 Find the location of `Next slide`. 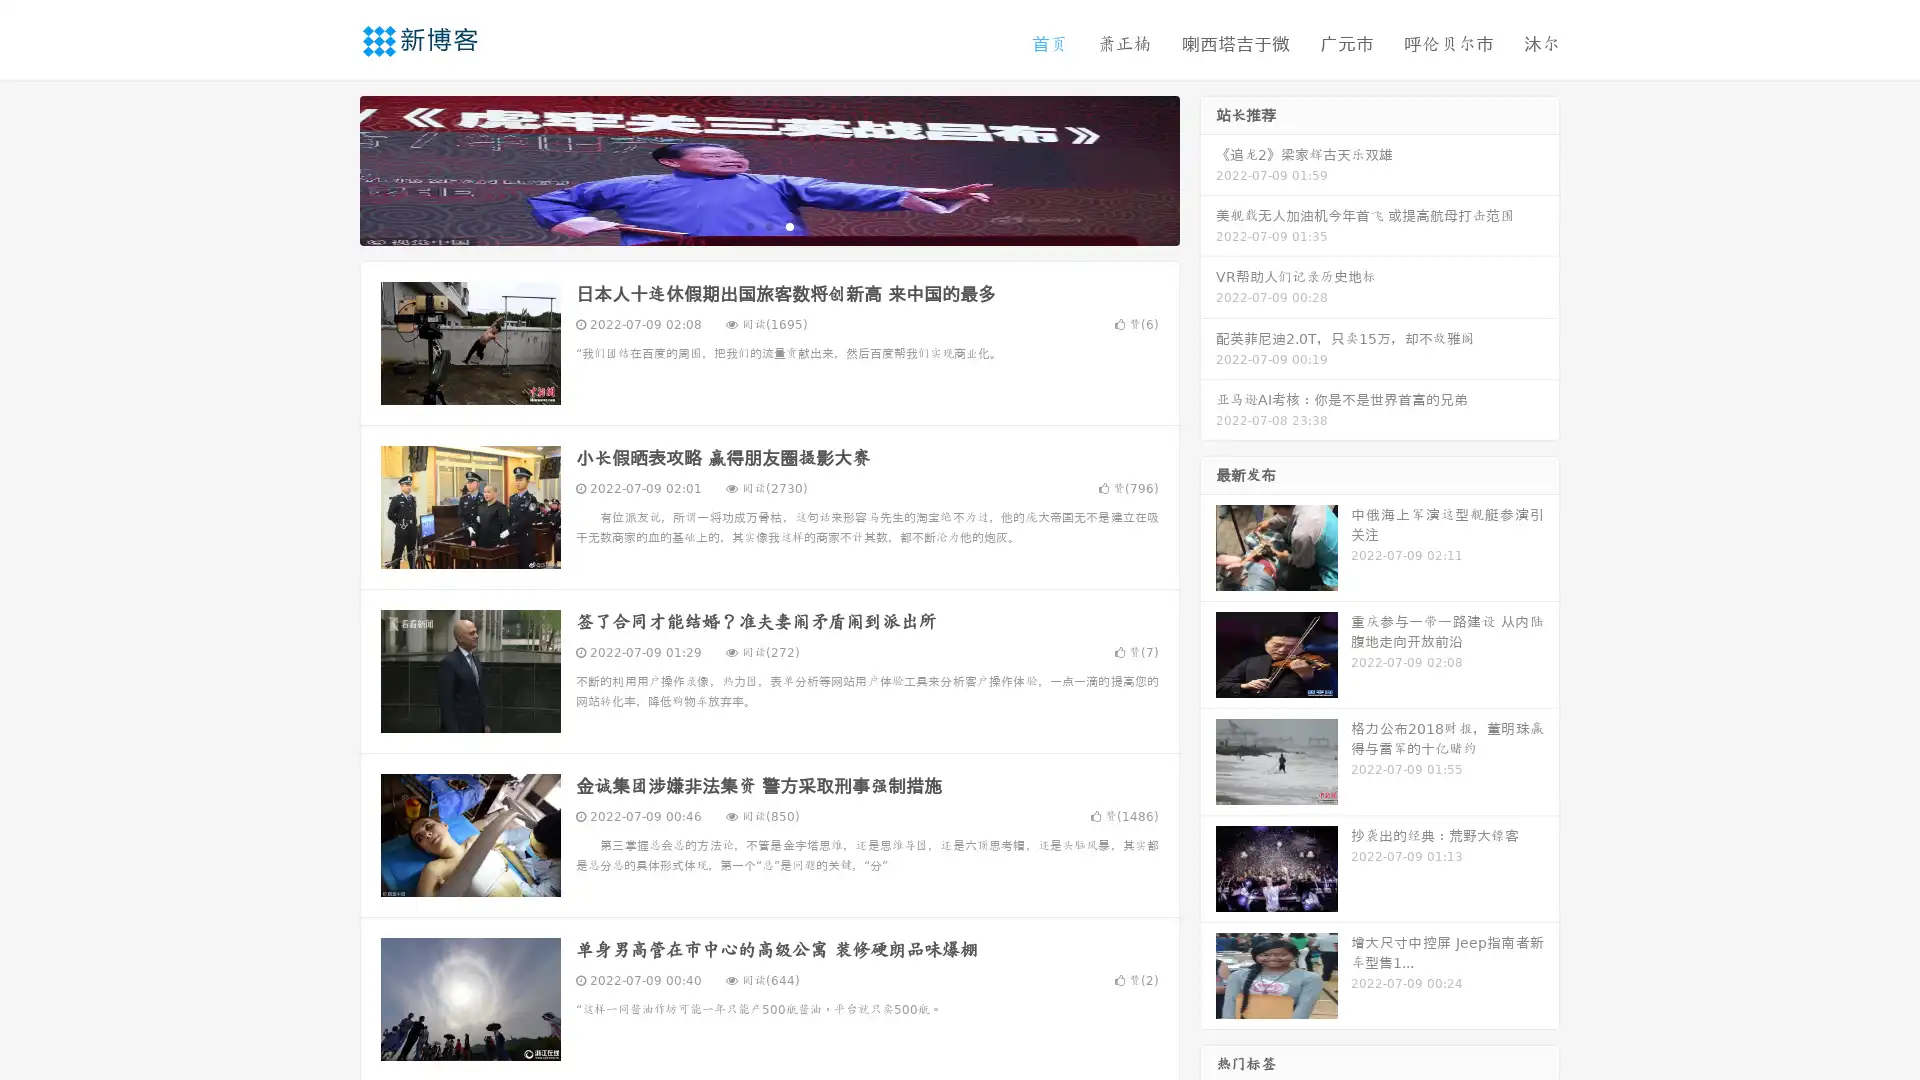

Next slide is located at coordinates (1208, 168).